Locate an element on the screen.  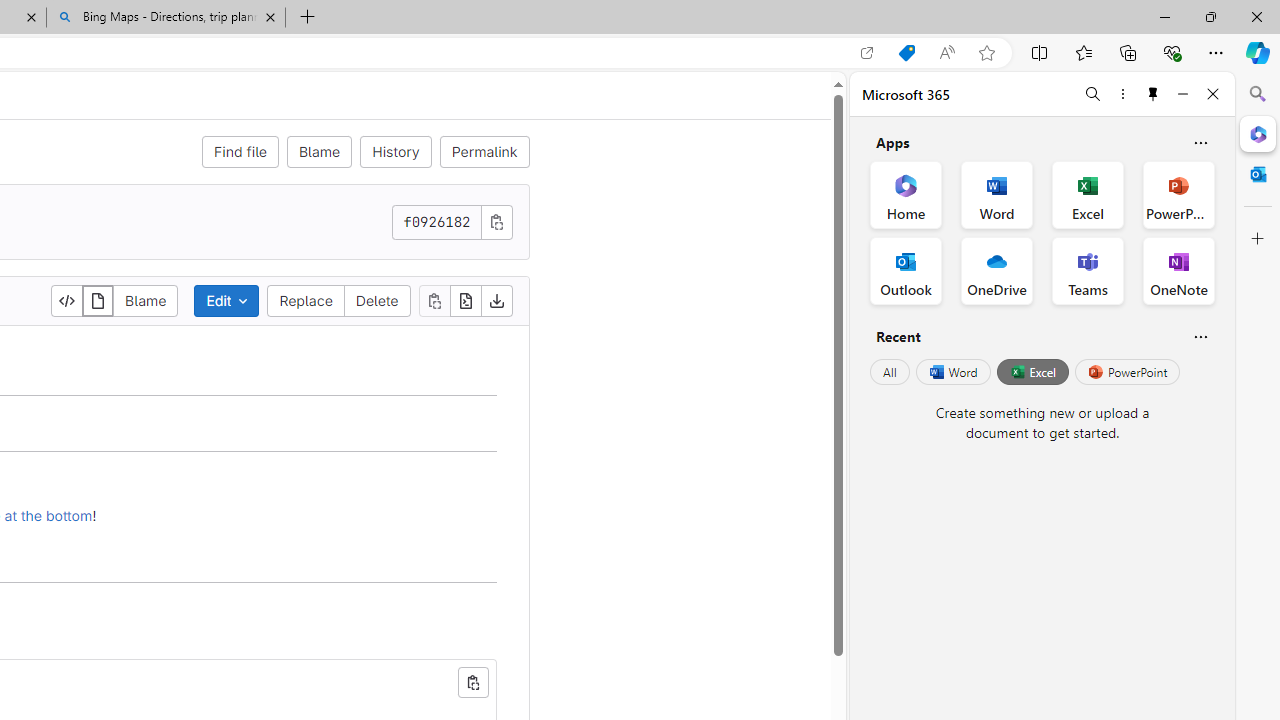
'Is this helpful?' is located at coordinates (1200, 335).